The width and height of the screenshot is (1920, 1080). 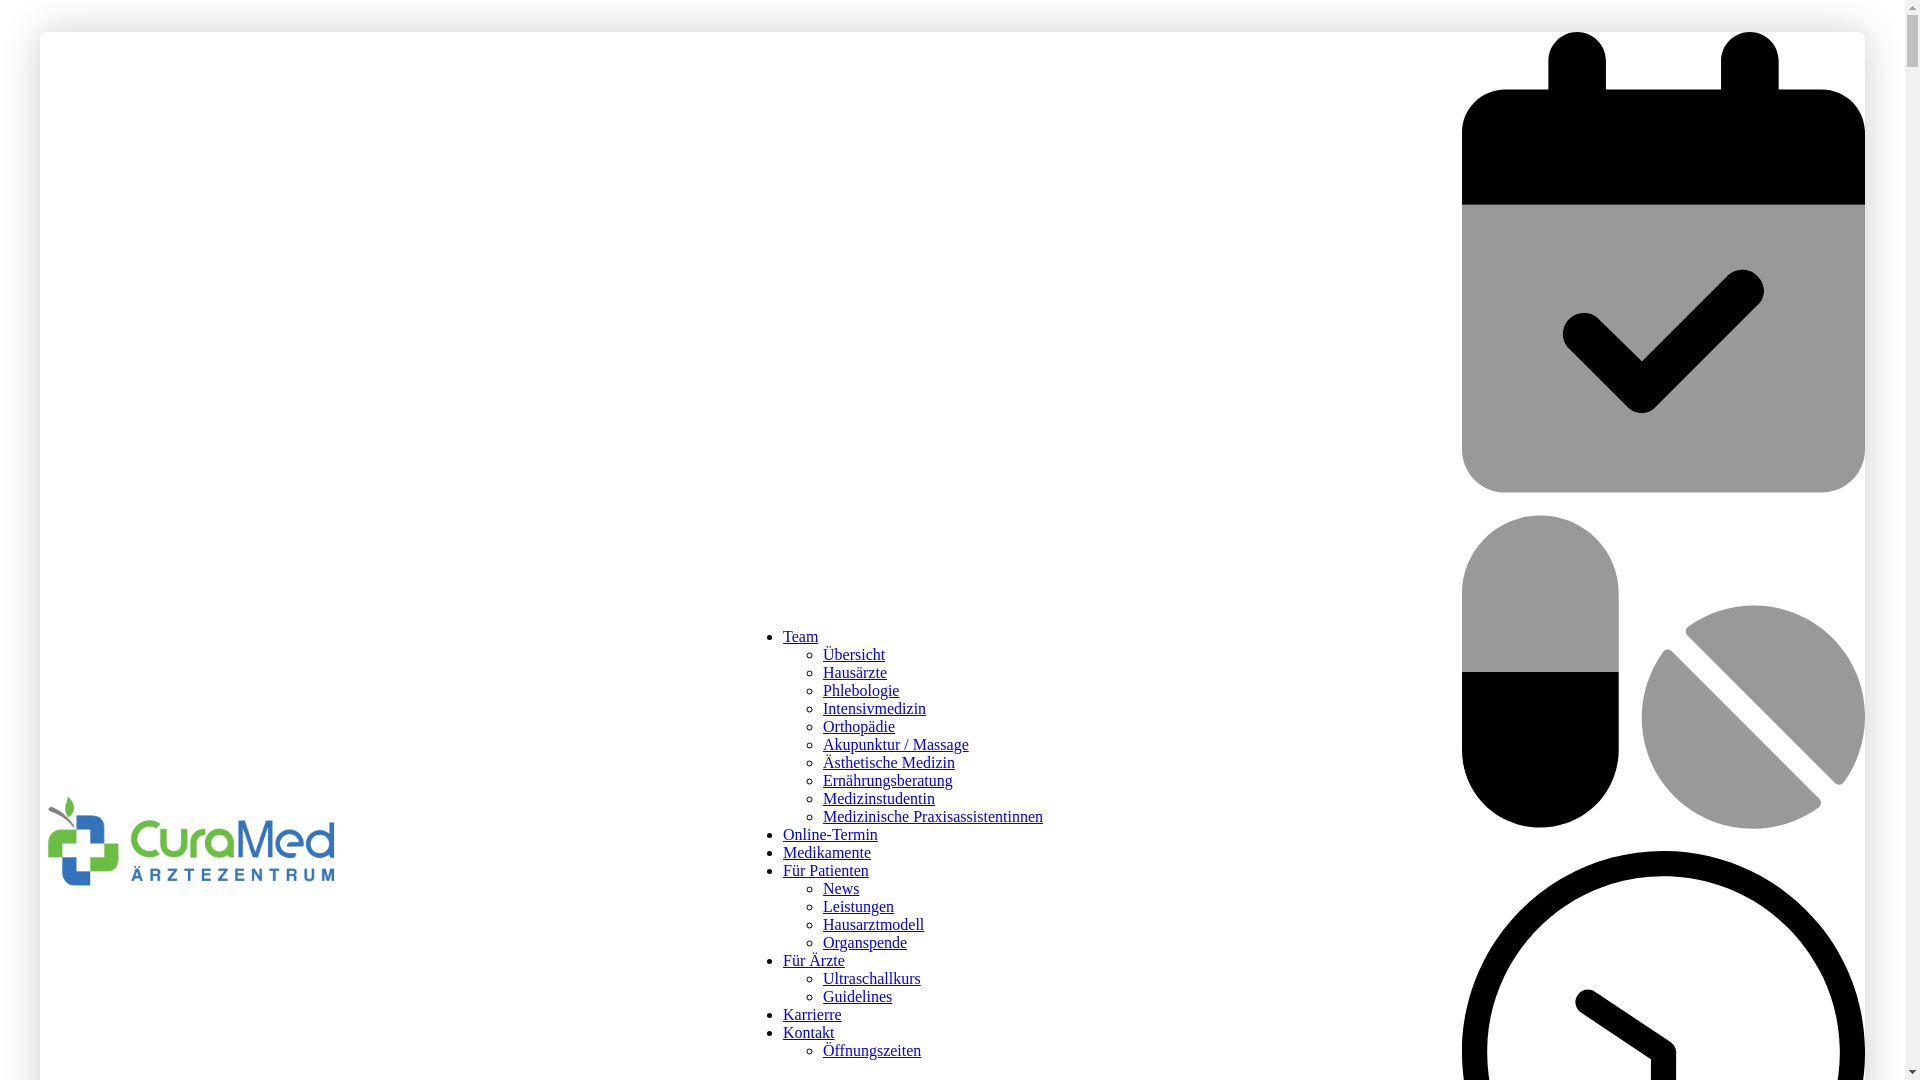 I want to click on 'Intensivmedizin', so click(x=874, y=707).